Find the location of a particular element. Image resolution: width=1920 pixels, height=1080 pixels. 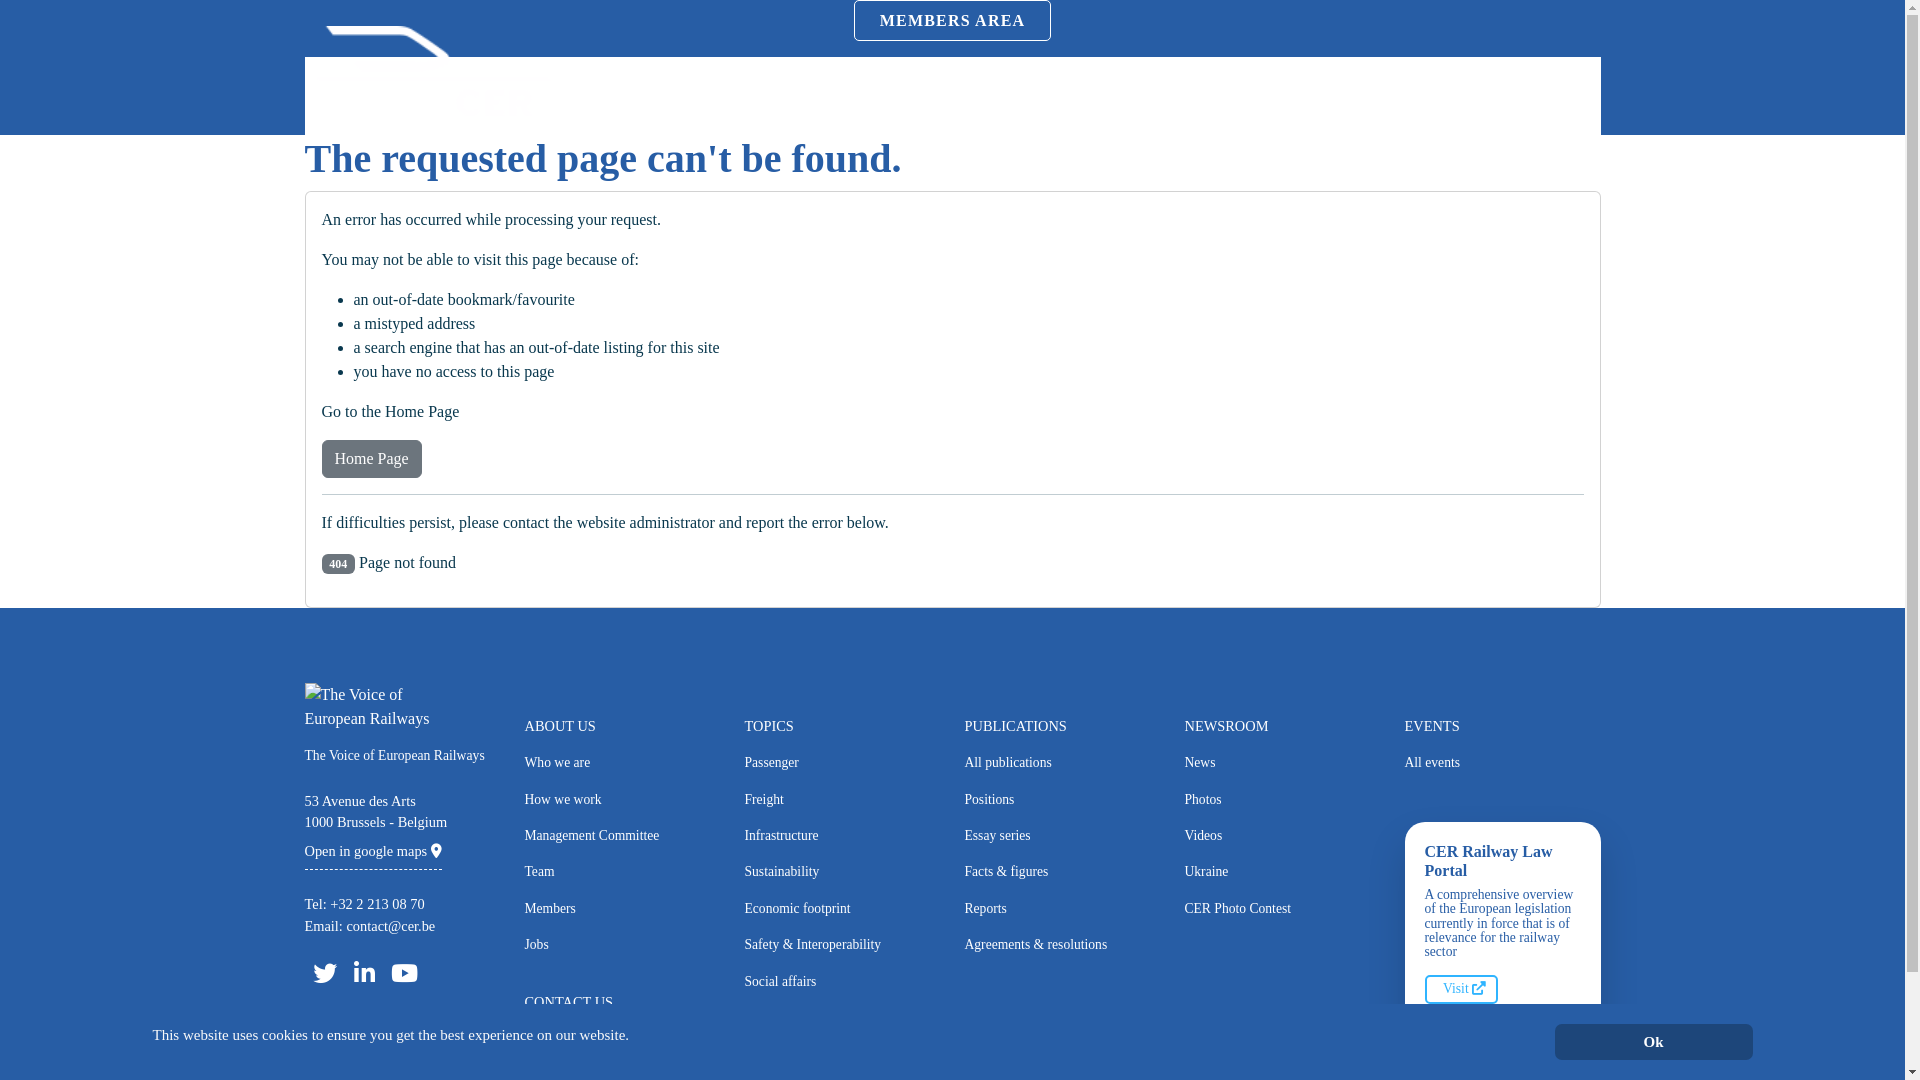

'Ukraine' is located at coordinates (1184, 870).